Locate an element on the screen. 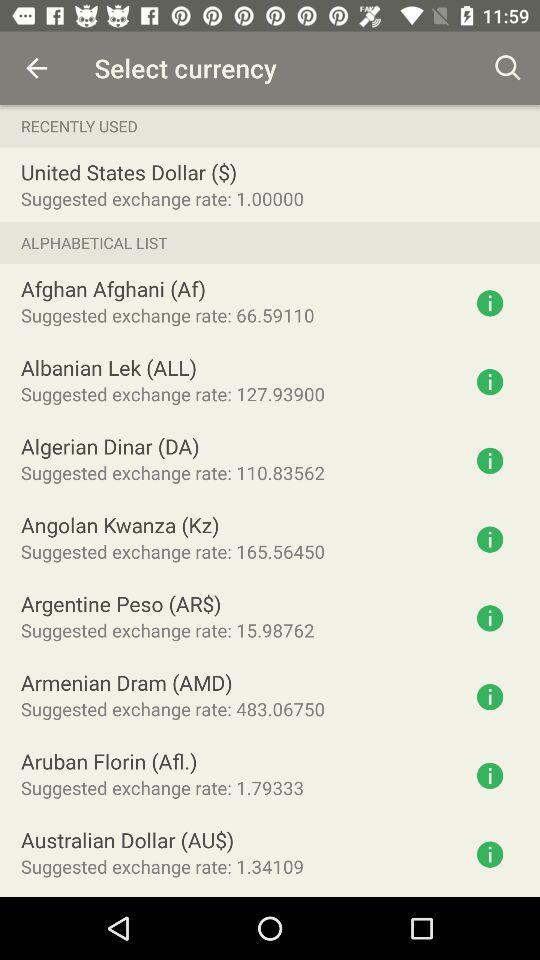 The image size is (540, 960). list information about angolan kwanza is located at coordinates (489, 538).